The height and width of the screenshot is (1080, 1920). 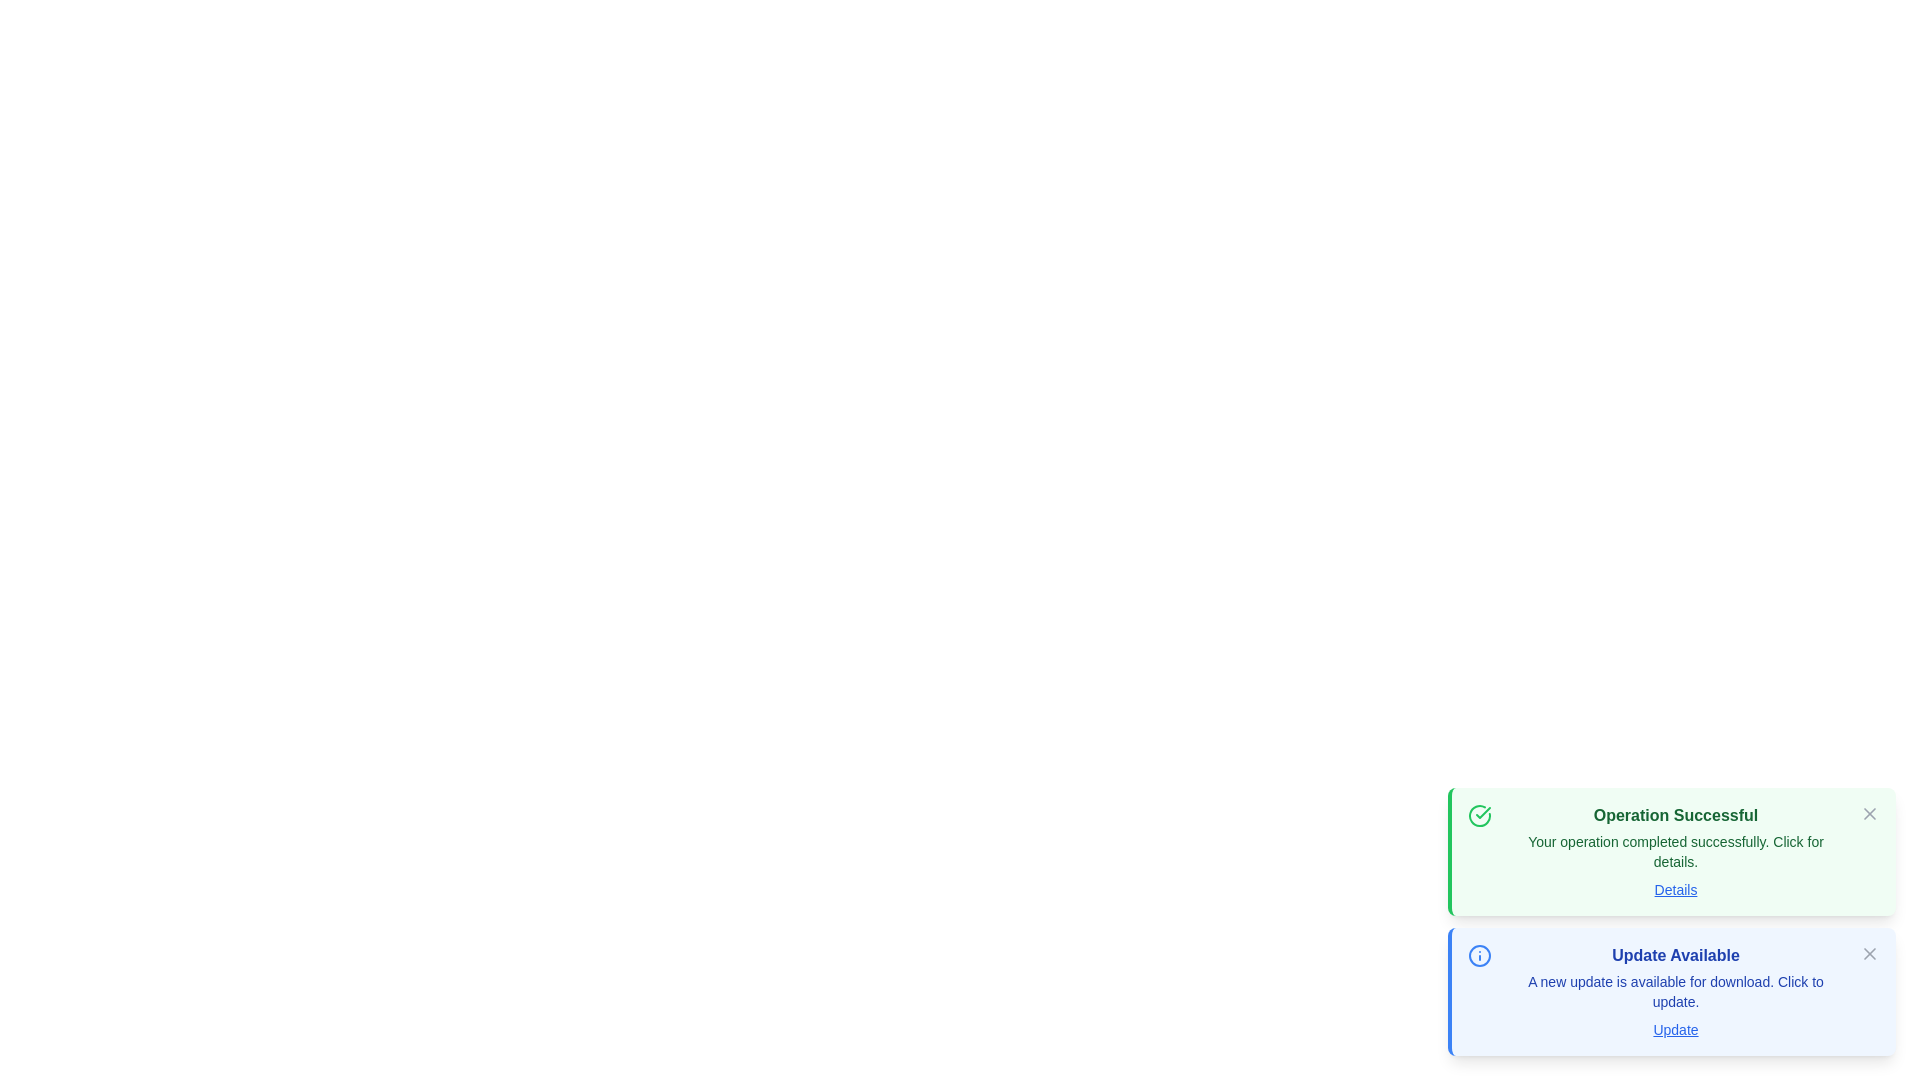 I want to click on the 'X' icon button in the top-right corner of the blue notification box labeled 'Update Available', so click(x=1869, y=952).